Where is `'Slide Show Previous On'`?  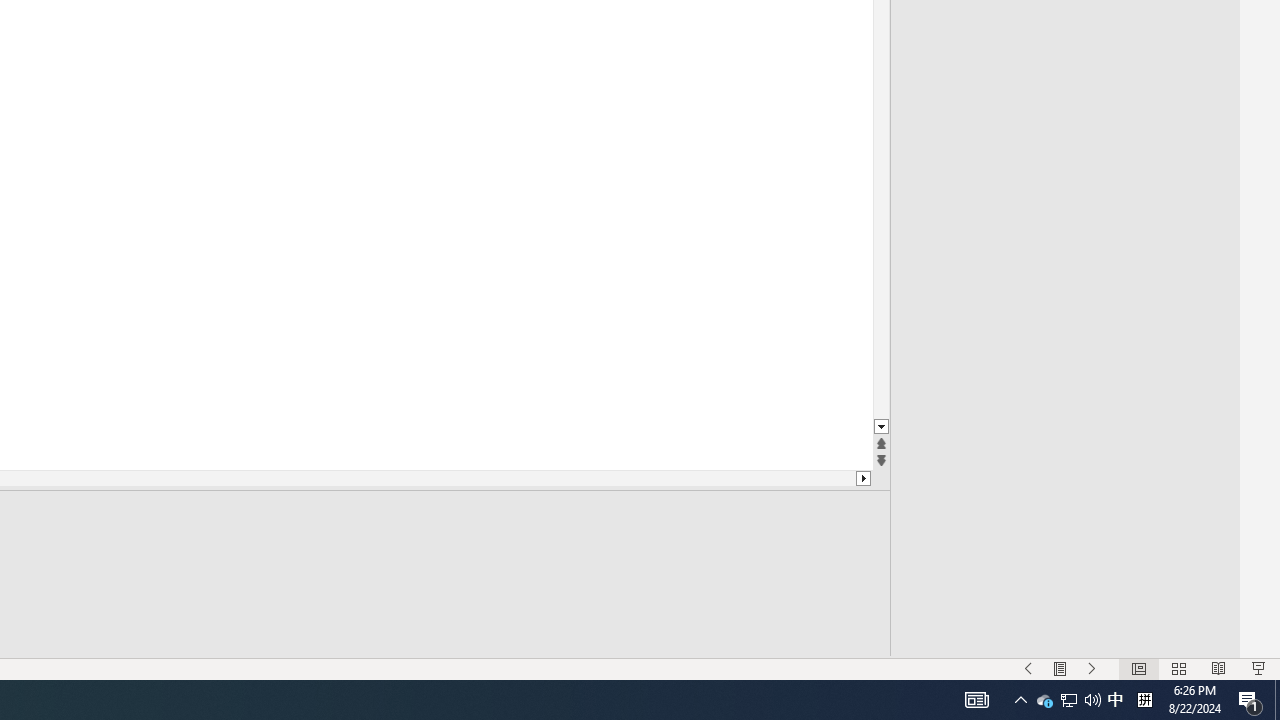
'Slide Show Previous On' is located at coordinates (1028, 669).